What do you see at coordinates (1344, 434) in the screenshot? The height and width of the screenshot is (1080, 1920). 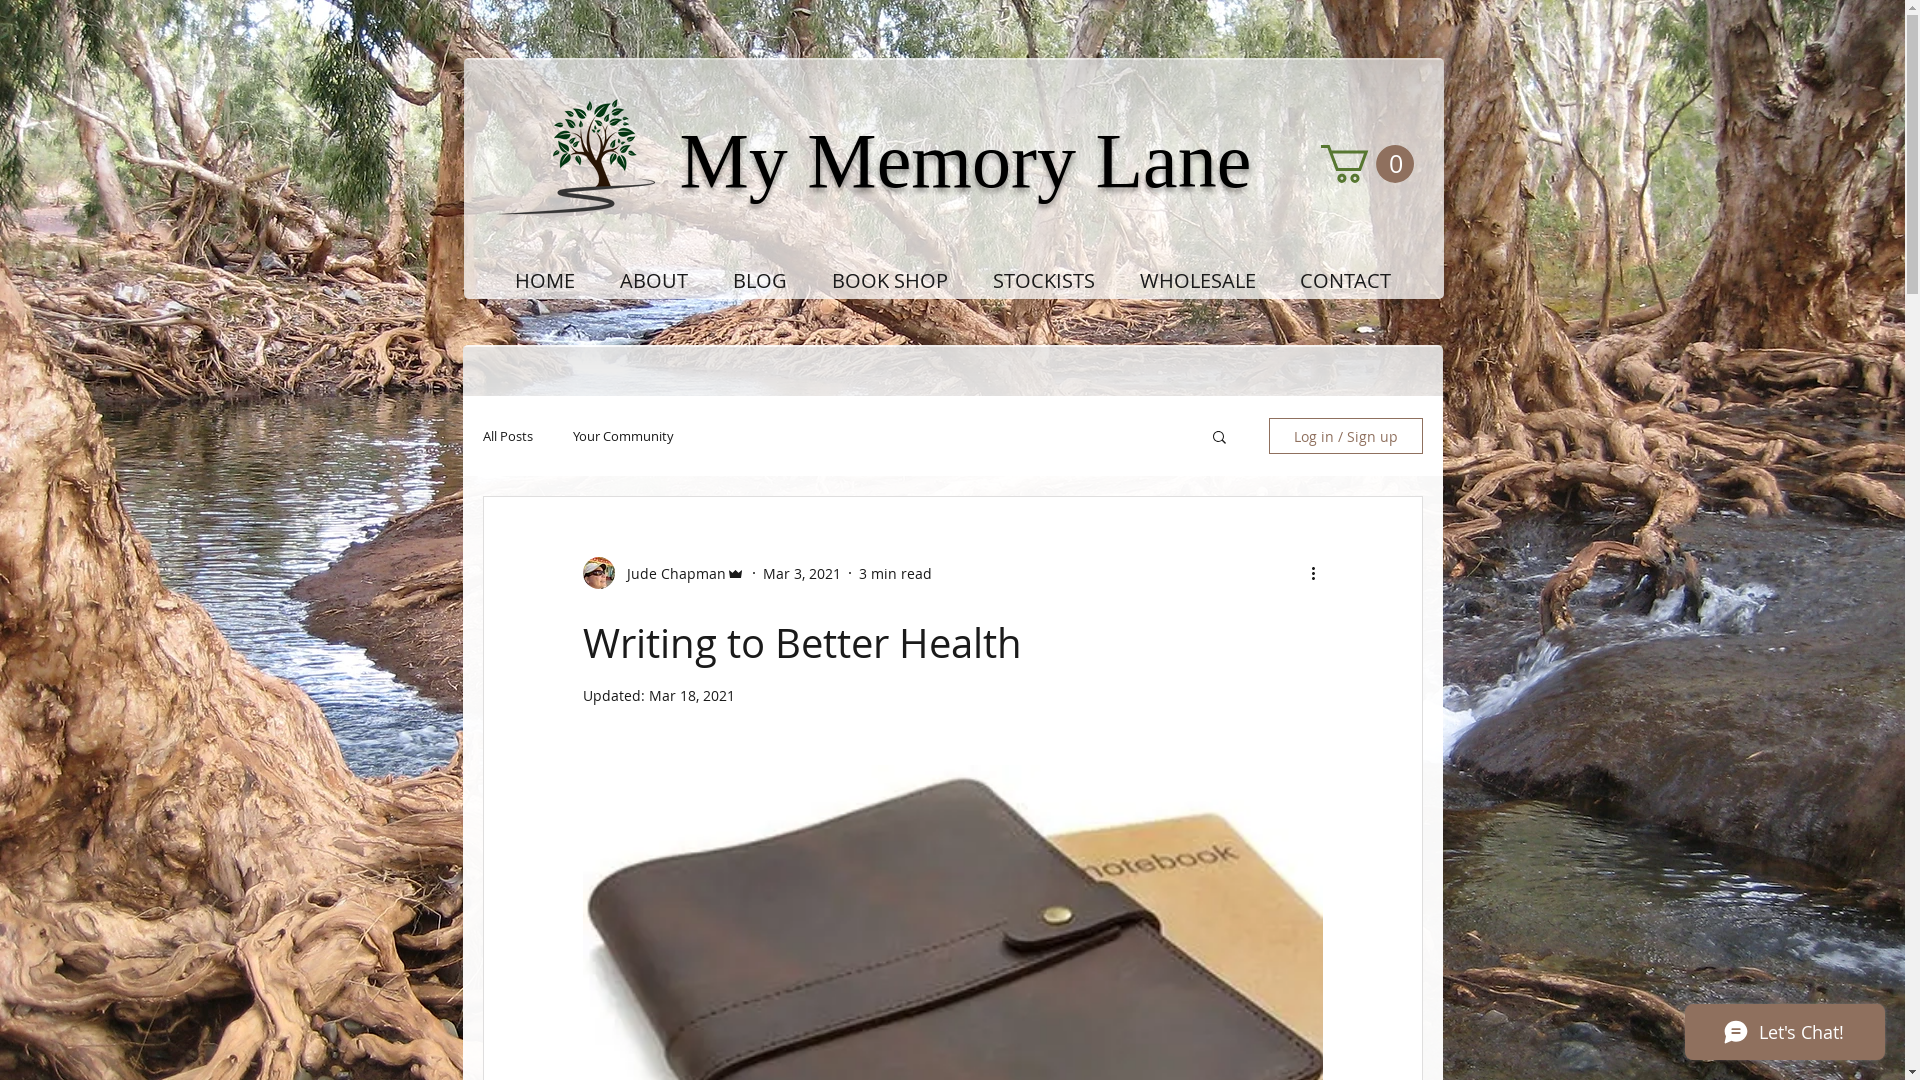 I see `'Log in / Sign up'` at bounding box center [1344, 434].